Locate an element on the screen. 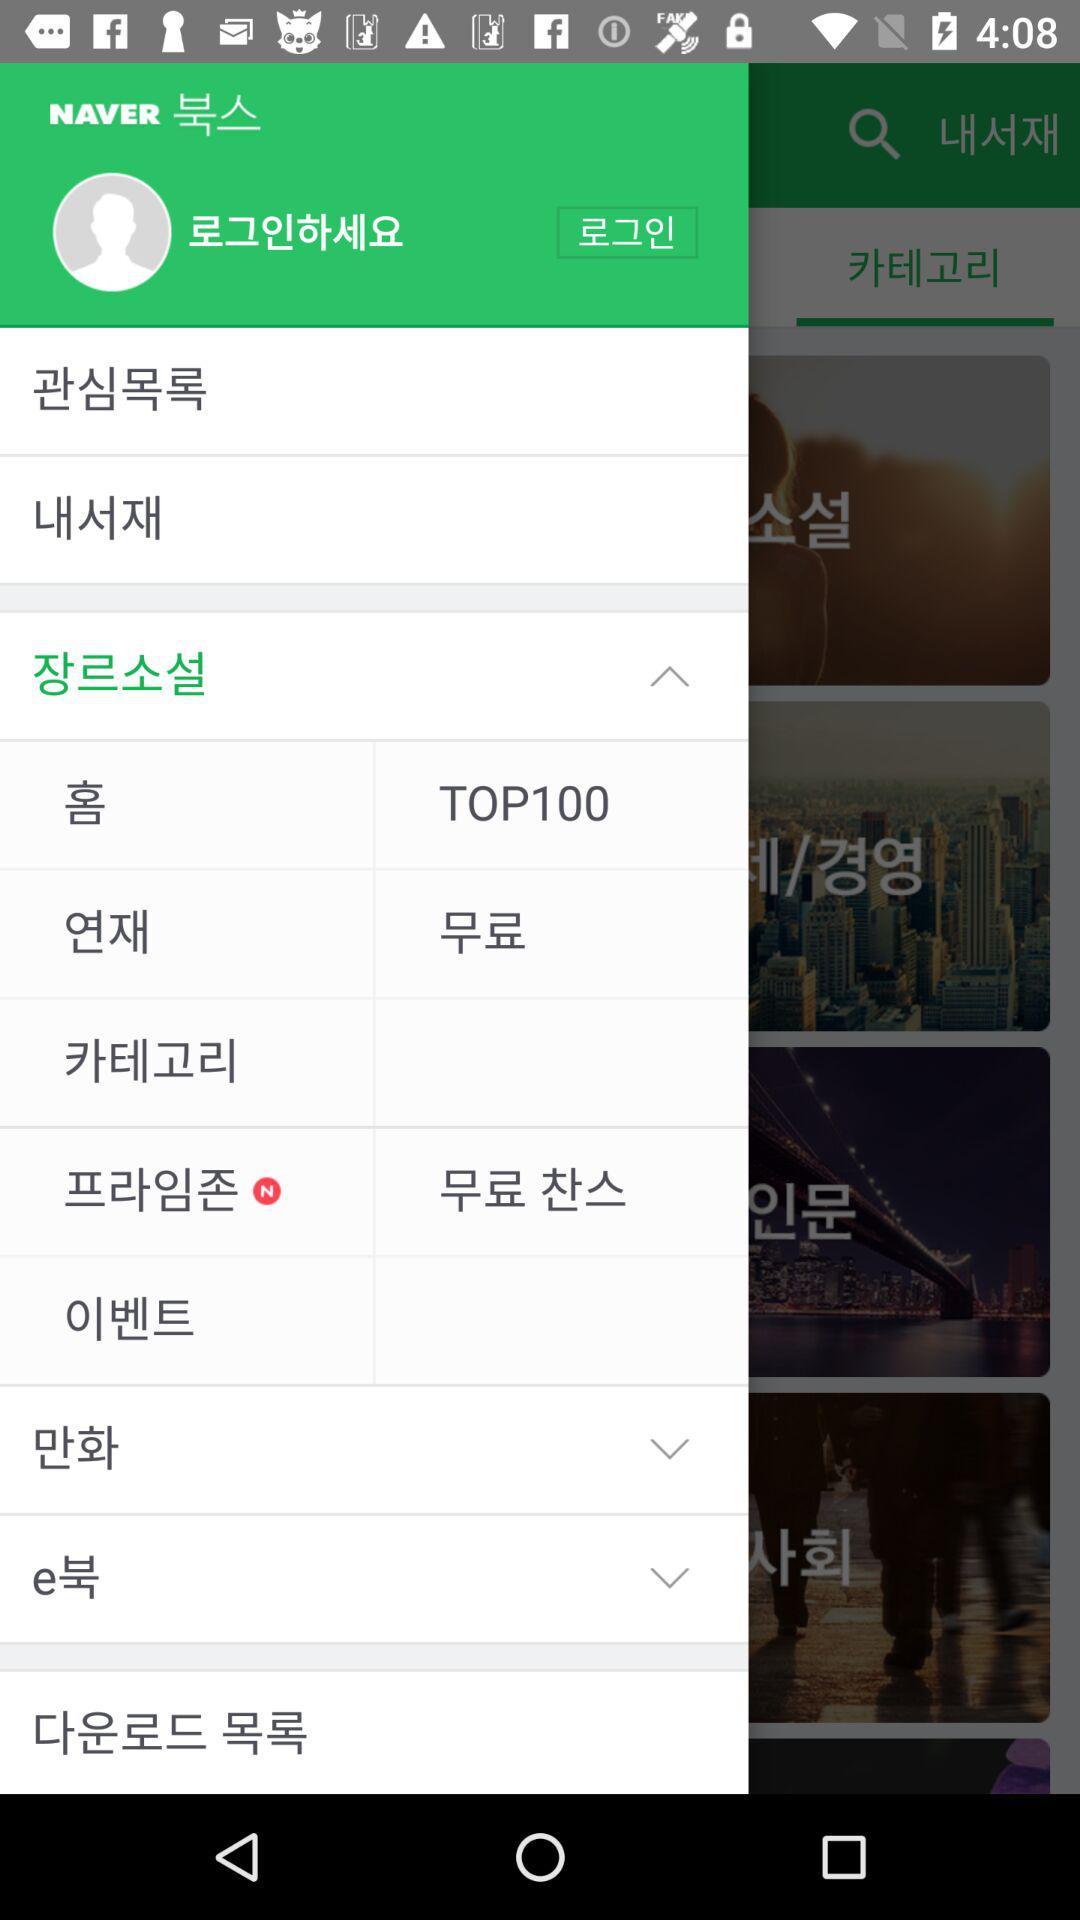 The image size is (1080, 1920). the profile image is located at coordinates (112, 231).